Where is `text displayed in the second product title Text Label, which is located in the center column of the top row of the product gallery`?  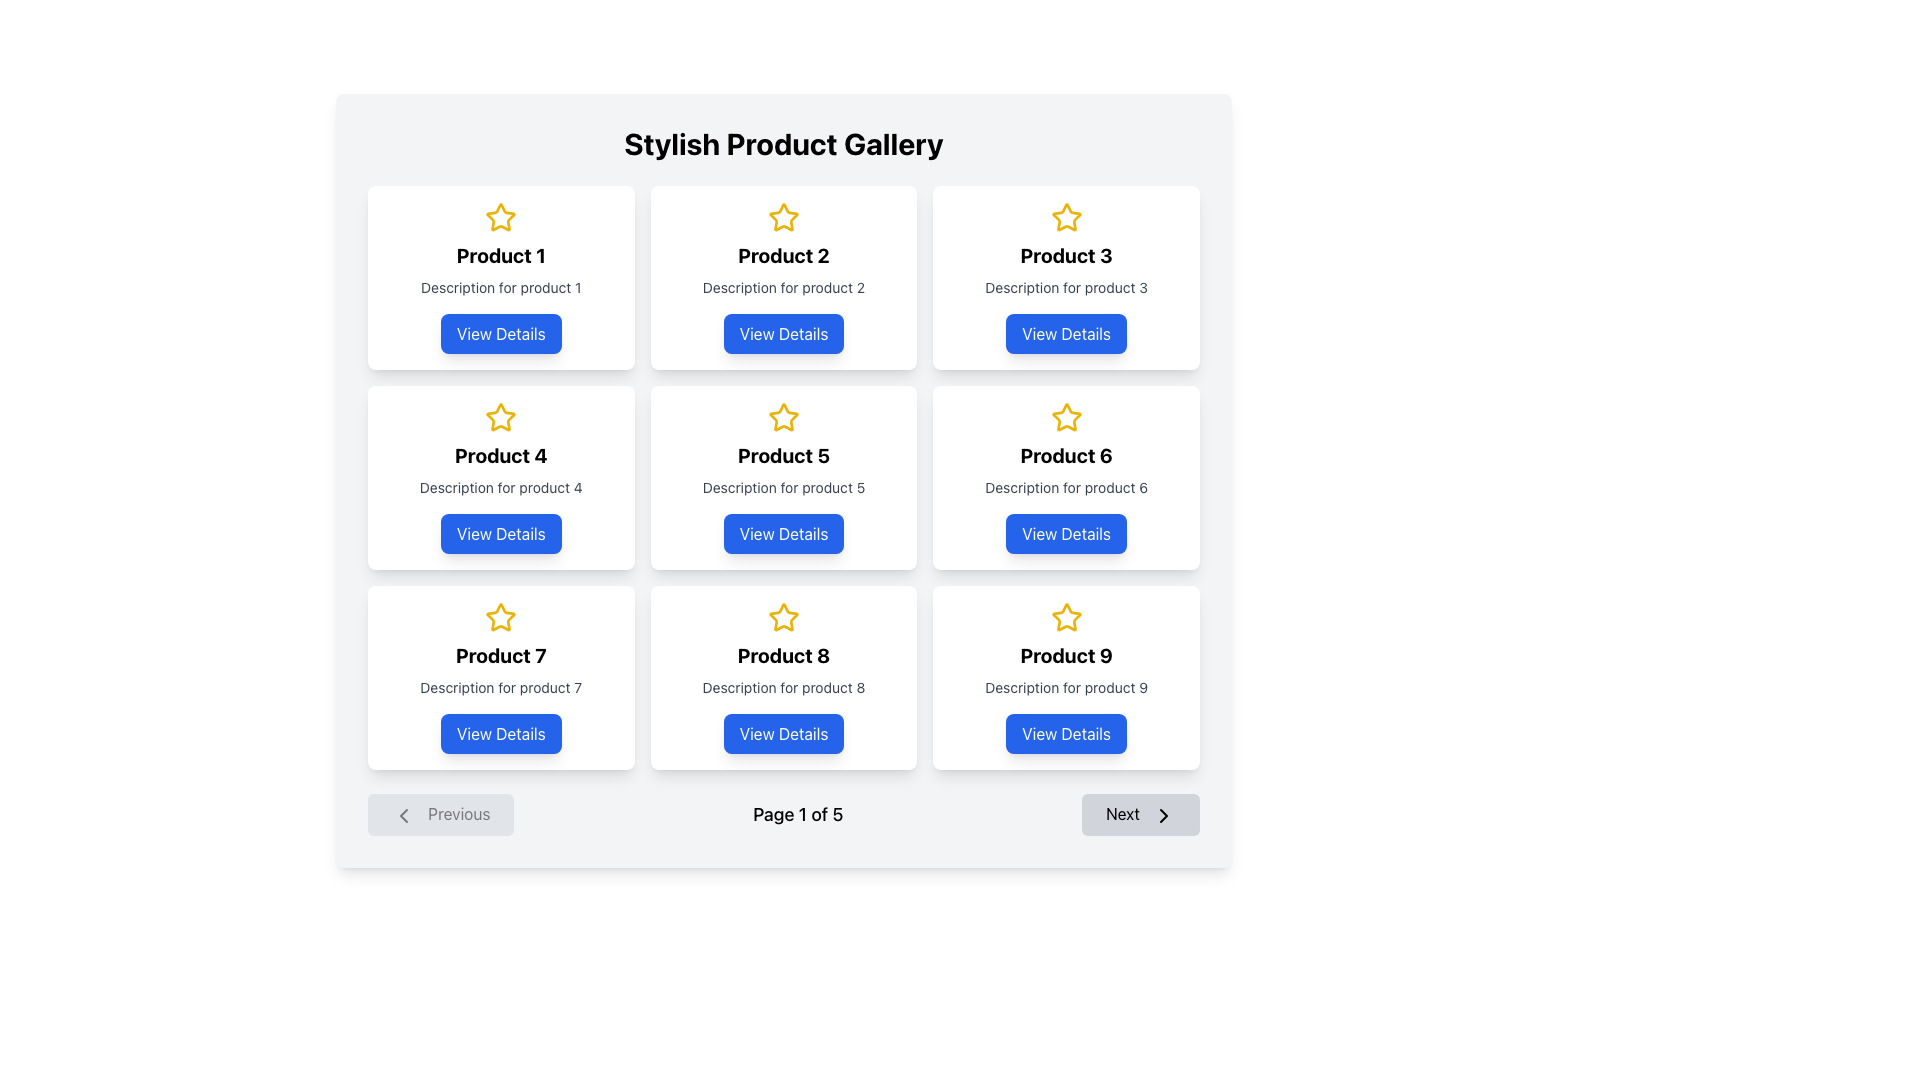
text displayed in the second product title Text Label, which is located in the center column of the top row of the product gallery is located at coordinates (782, 254).